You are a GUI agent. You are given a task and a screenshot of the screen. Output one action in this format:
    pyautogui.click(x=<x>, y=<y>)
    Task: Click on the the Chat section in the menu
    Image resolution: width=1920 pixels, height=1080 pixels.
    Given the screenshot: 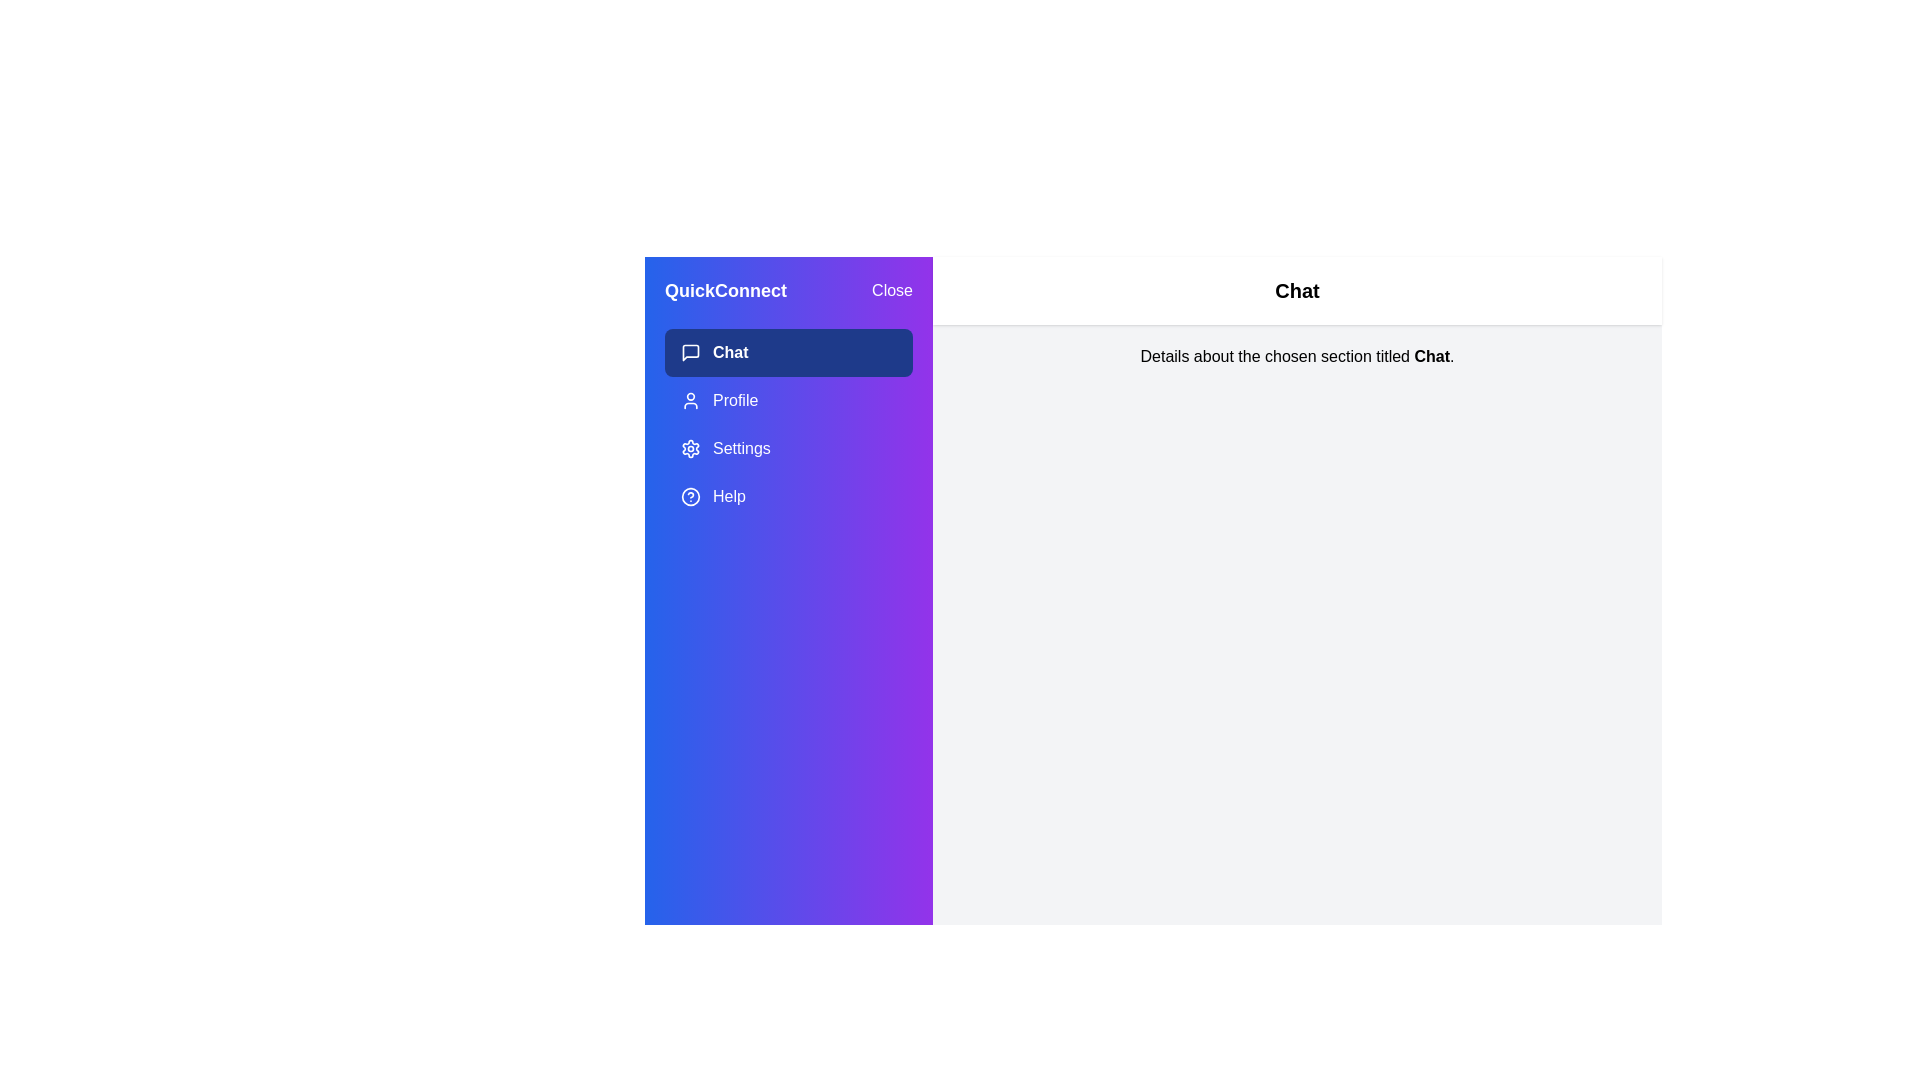 What is the action you would take?
    pyautogui.click(x=787, y=352)
    